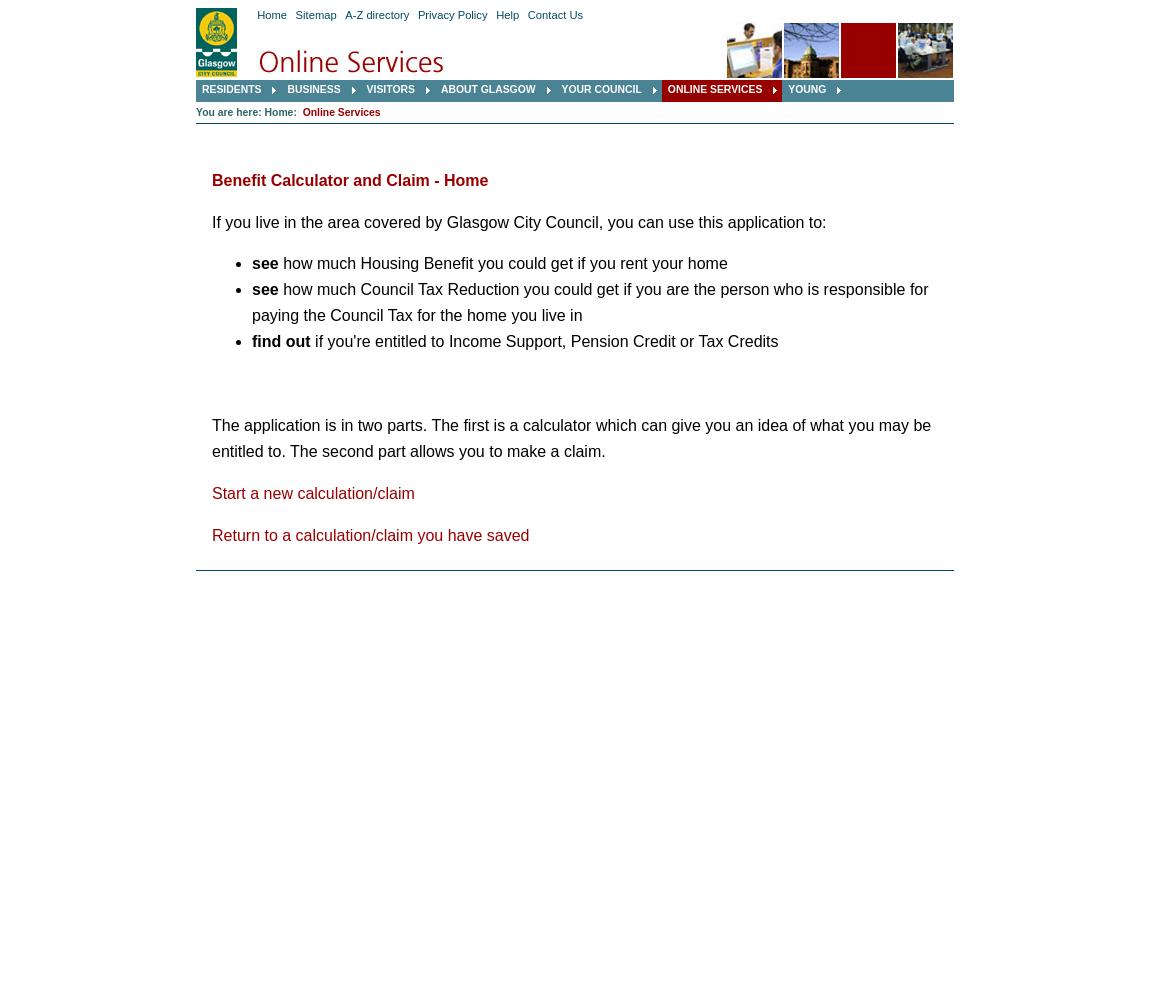  Describe the element at coordinates (349, 179) in the screenshot. I see `'Benefit Calculator and Claim - Home'` at that location.